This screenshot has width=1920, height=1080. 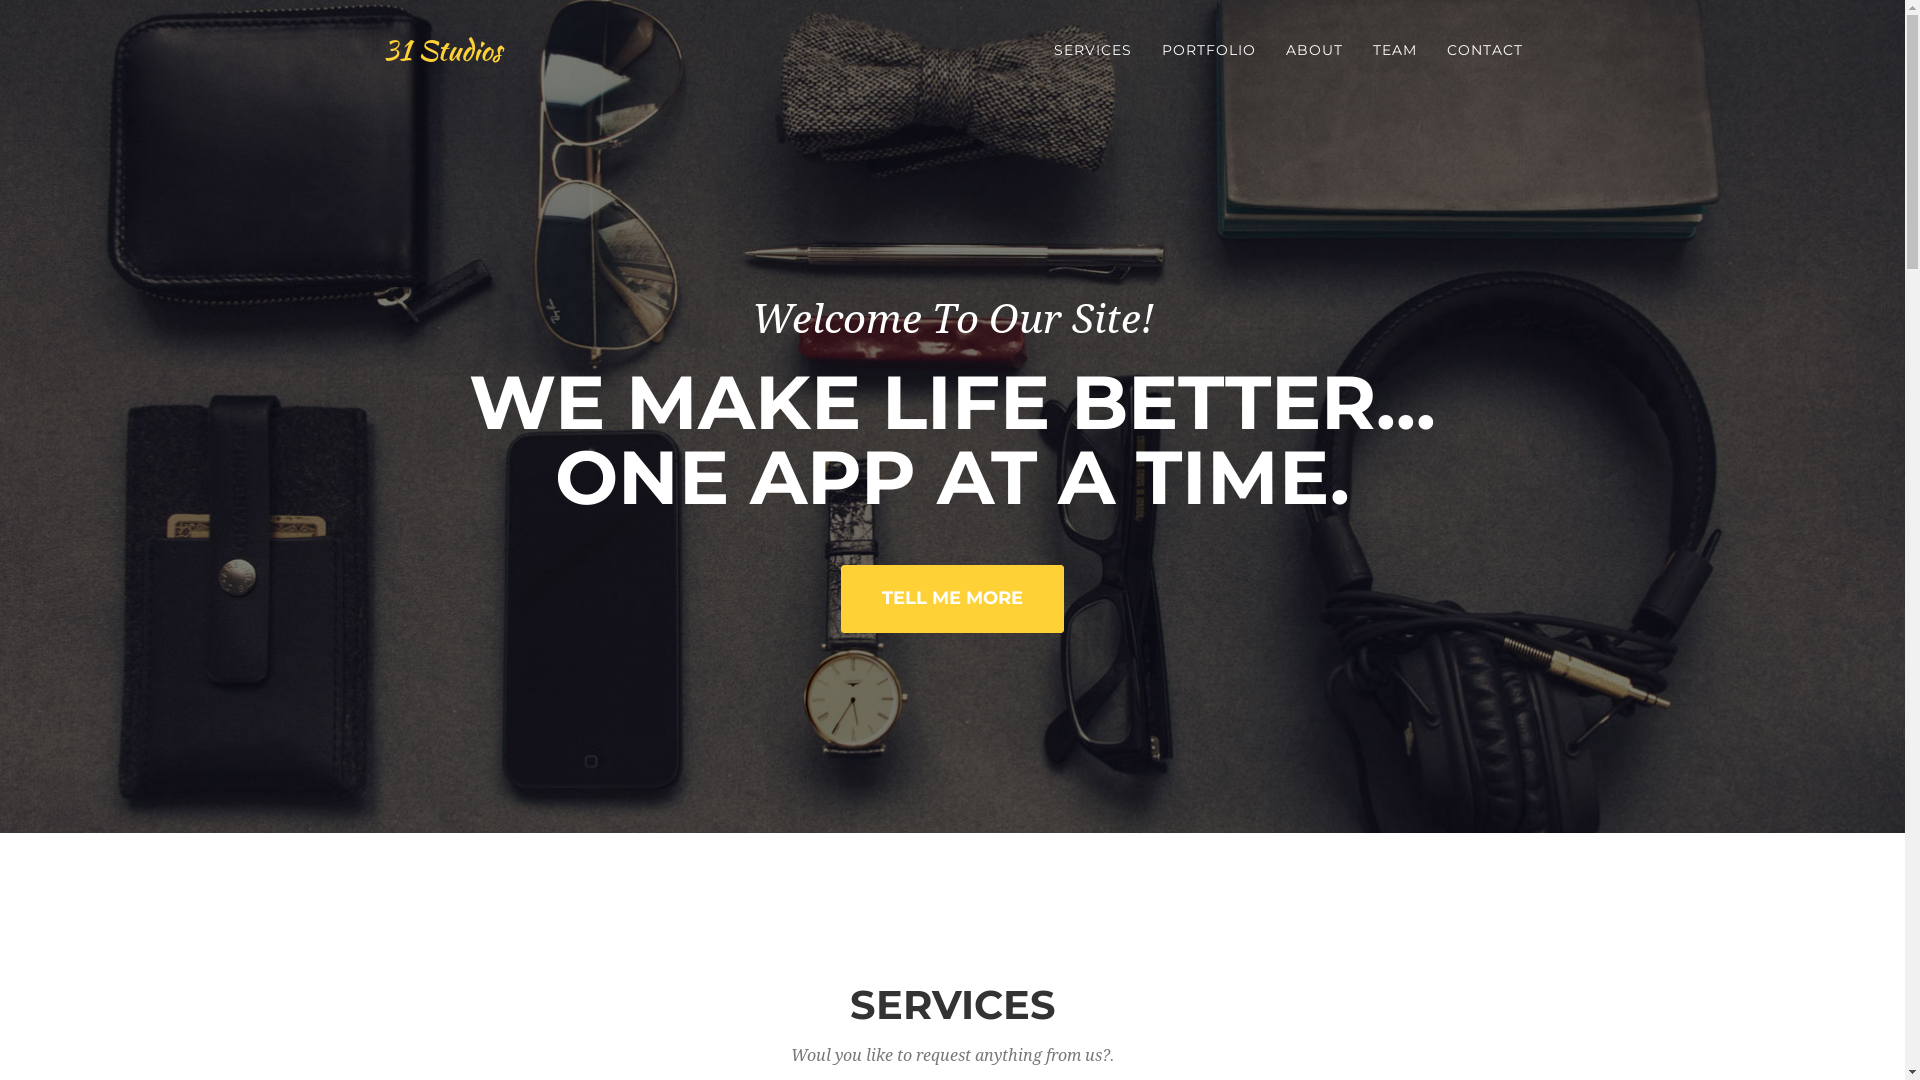 What do you see at coordinates (441, 49) in the screenshot?
I see `'31 Studios'` at bounding box center [441, 49].